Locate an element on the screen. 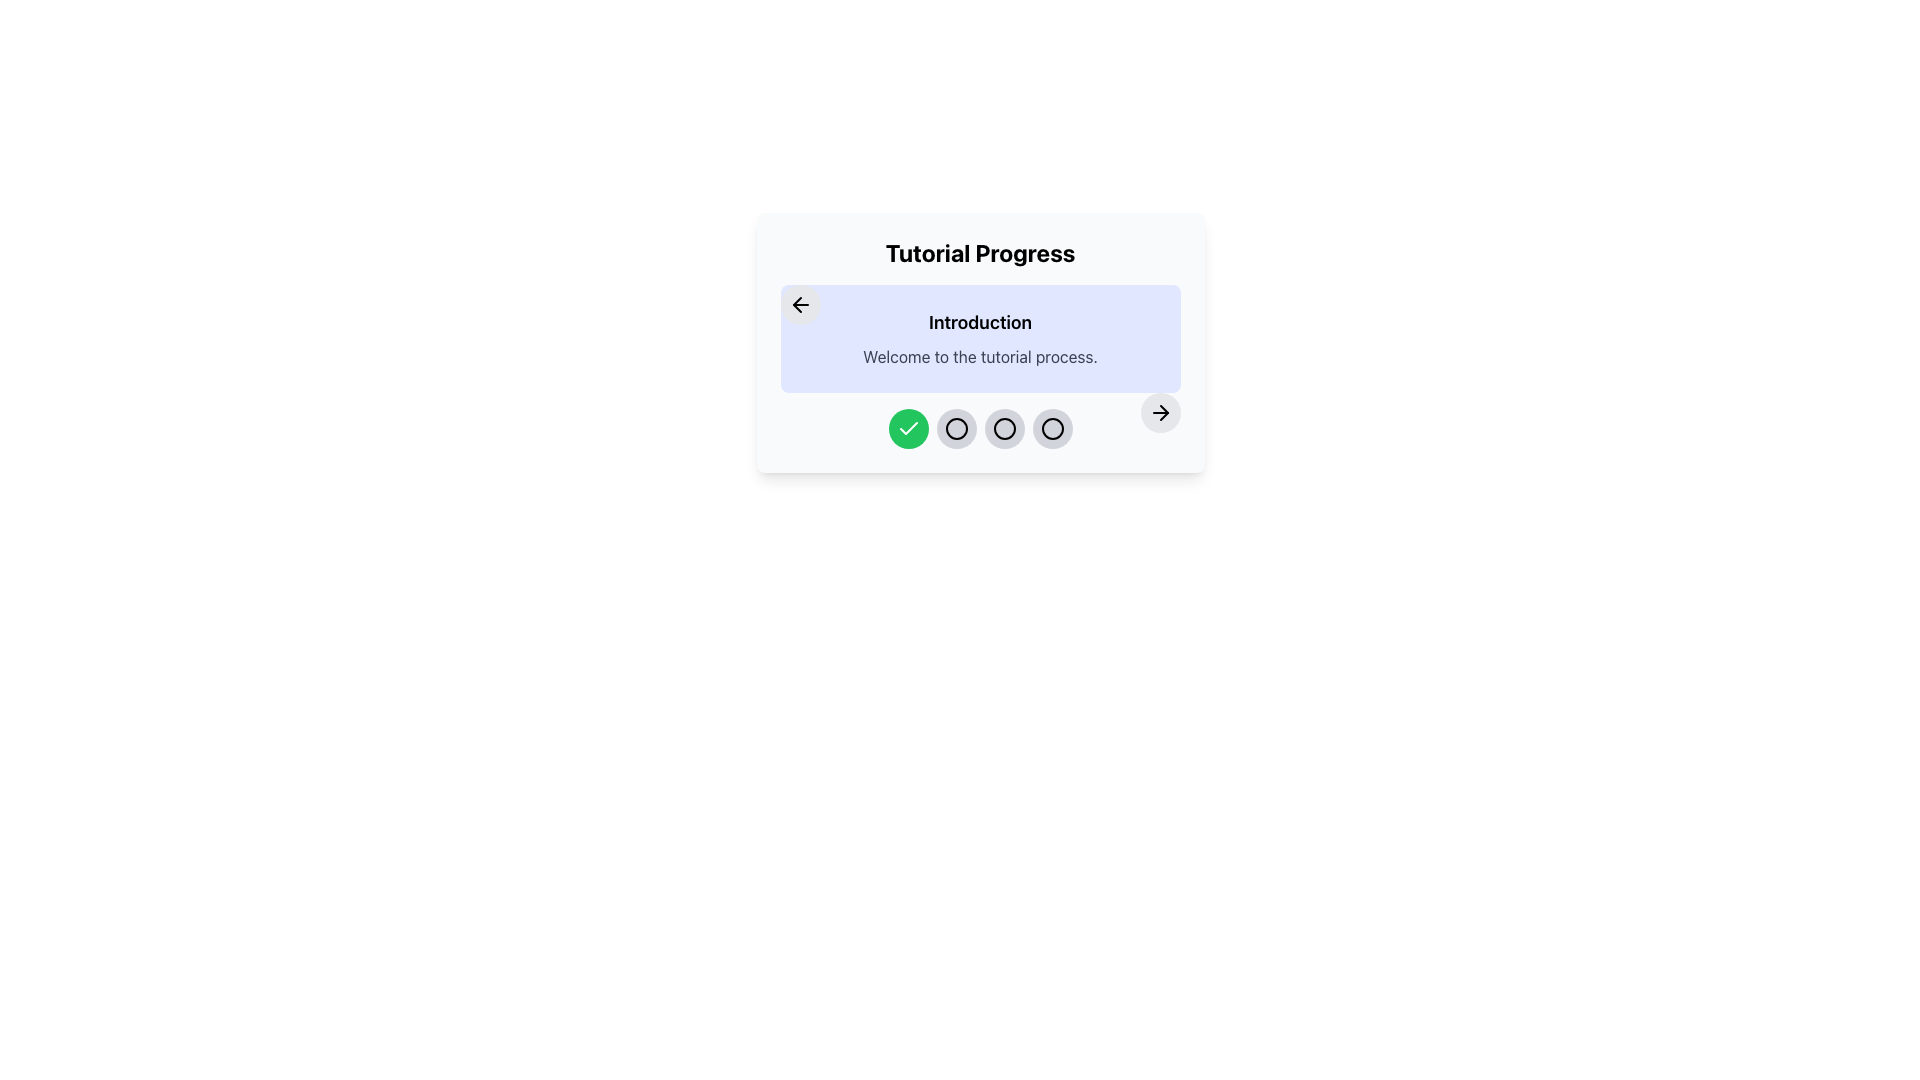  the second gray circular button in the tutorial interface is located at coordinates (955, 427).